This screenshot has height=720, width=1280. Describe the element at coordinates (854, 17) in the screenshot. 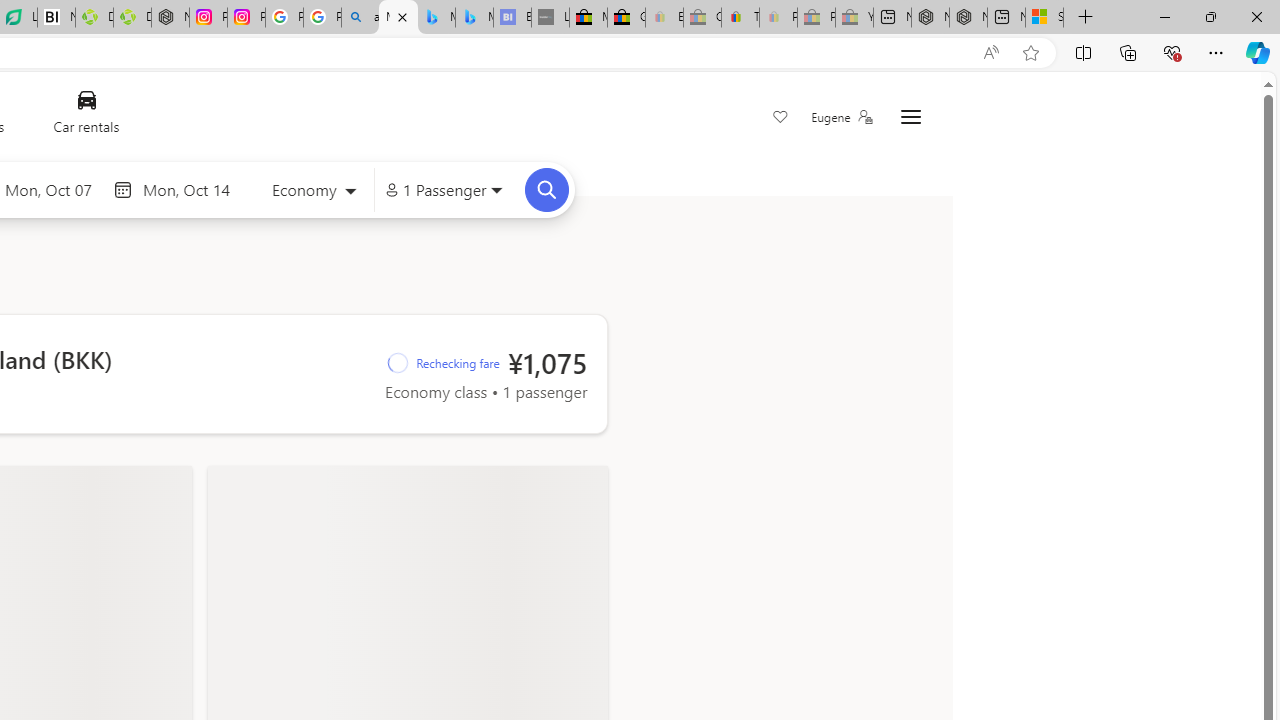

I see `'Yard, Garden & Outdoor Living - Sleeping'` at that location.